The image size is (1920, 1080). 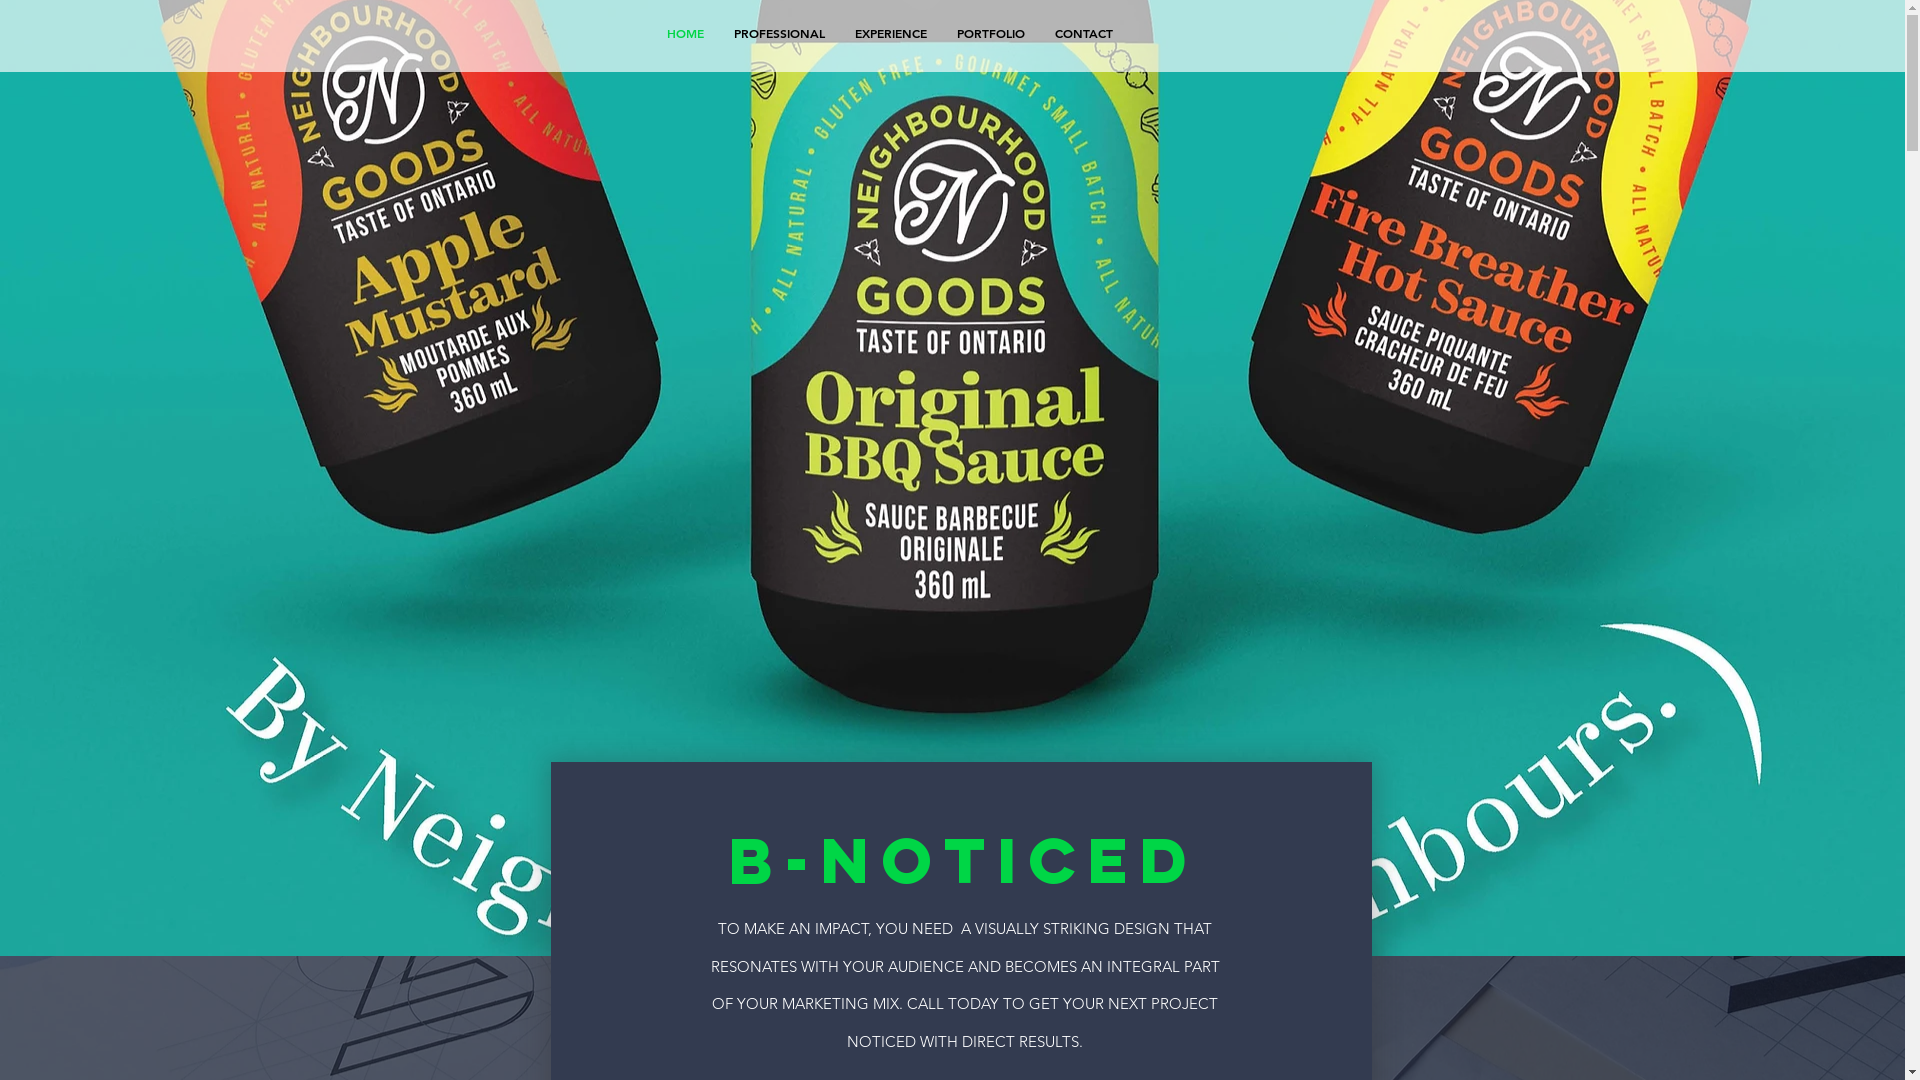 I want to click on 'PORTFOLIO', so click(x=990, y=33).